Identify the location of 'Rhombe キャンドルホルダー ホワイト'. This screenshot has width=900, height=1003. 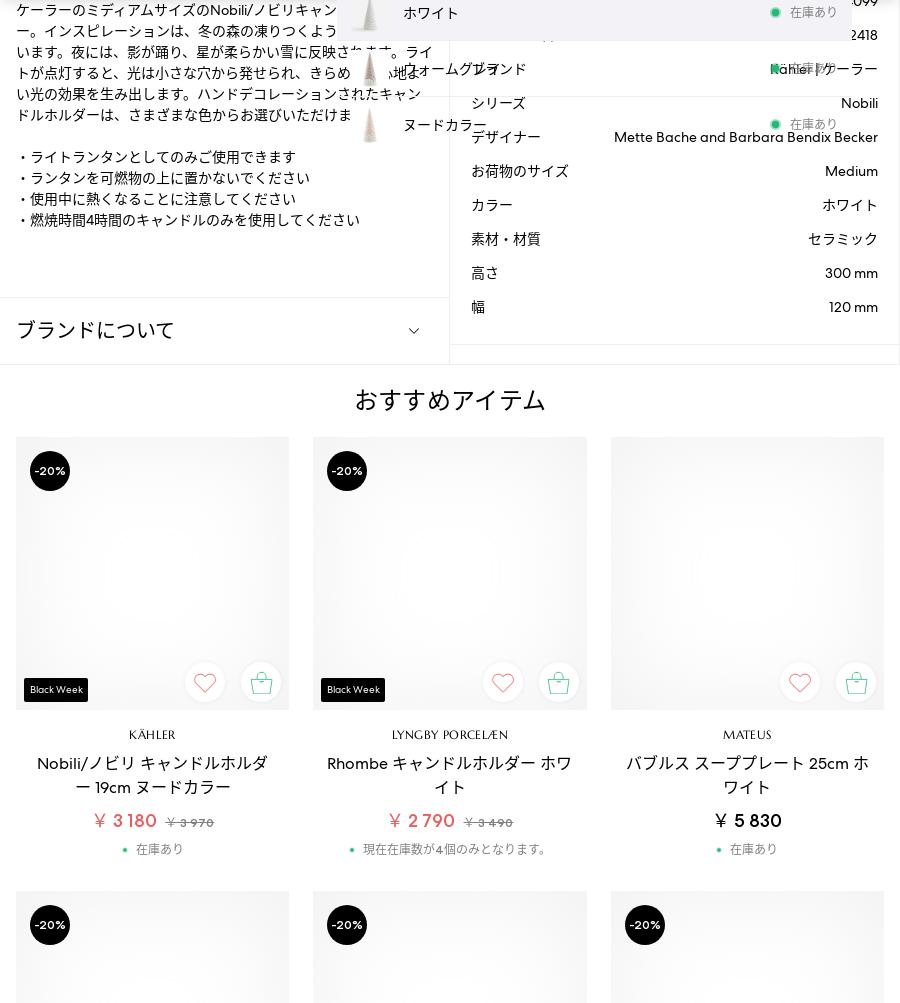
(449, 774).